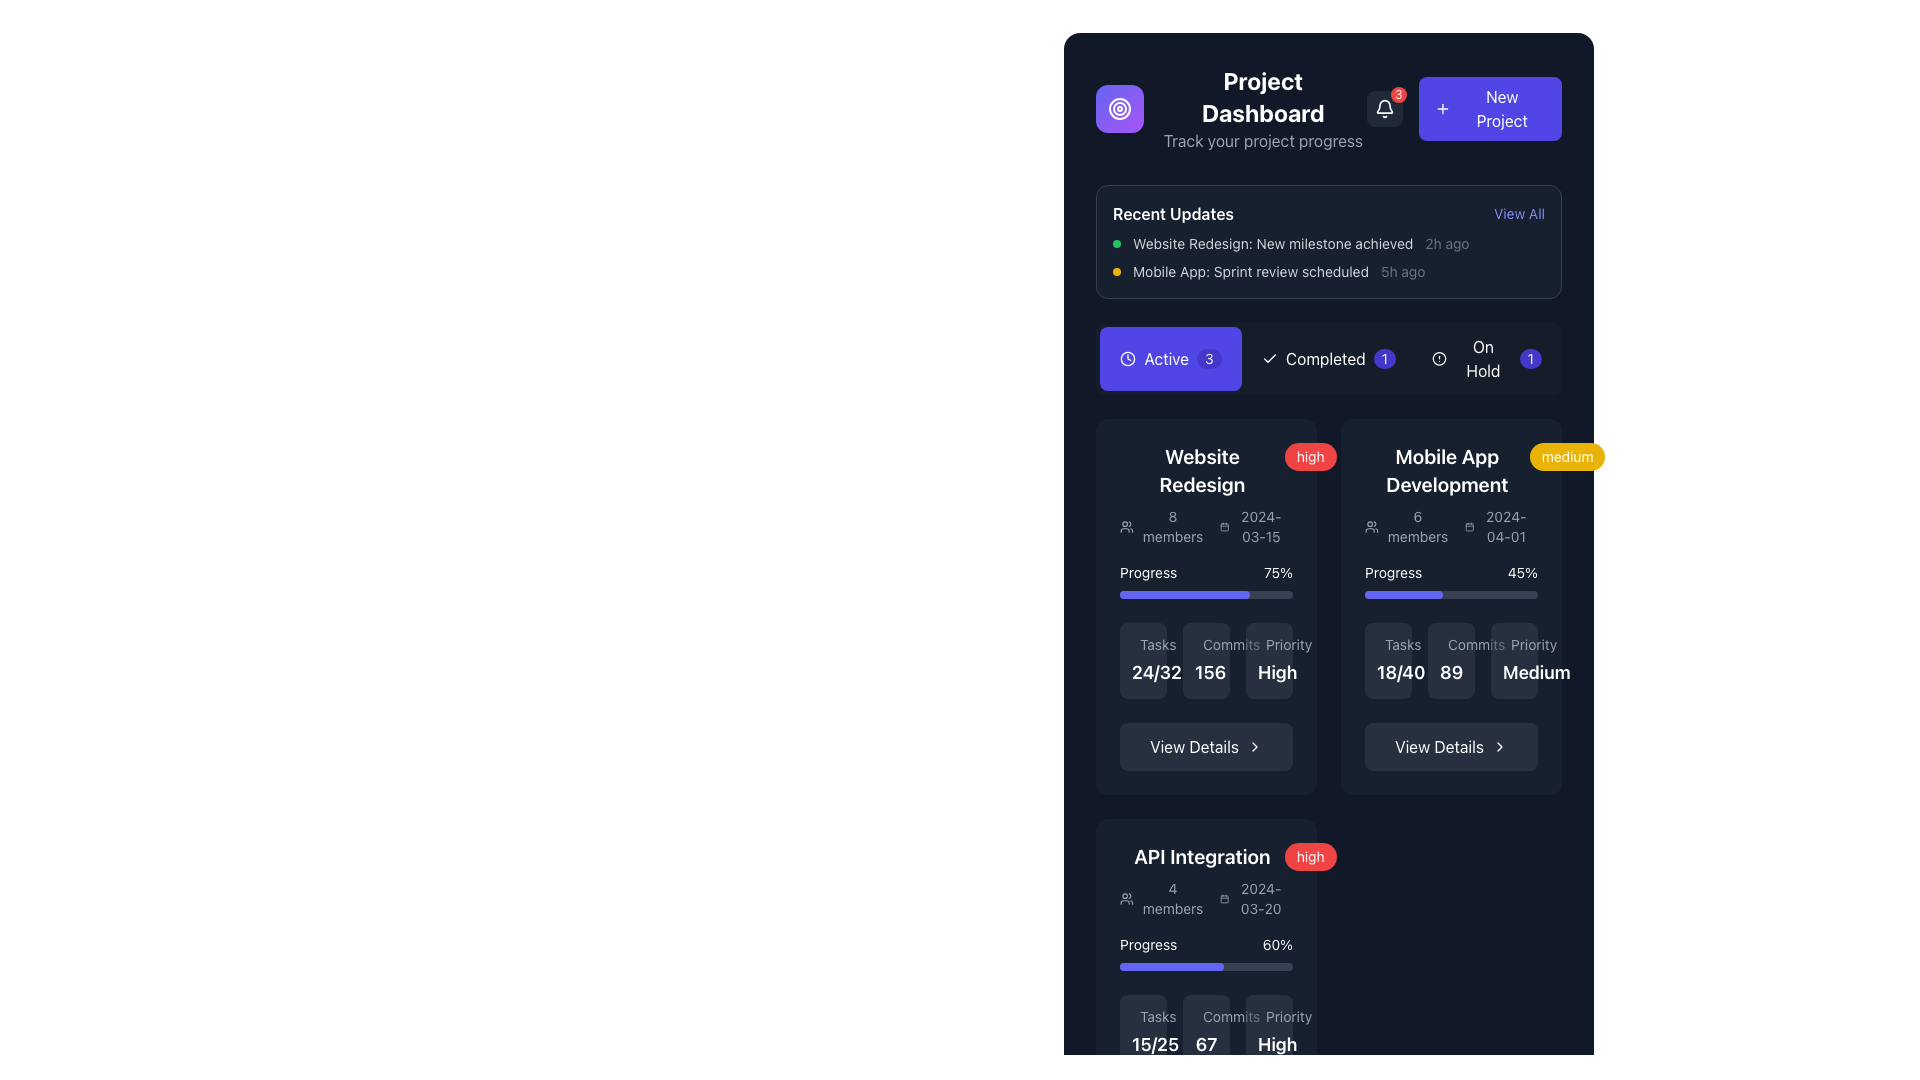  I want to click on the 'View All' text link, which is a clickable element in shades of indigo positioned on the right side of the 'Recent Updates' section, so click(1519, 213).